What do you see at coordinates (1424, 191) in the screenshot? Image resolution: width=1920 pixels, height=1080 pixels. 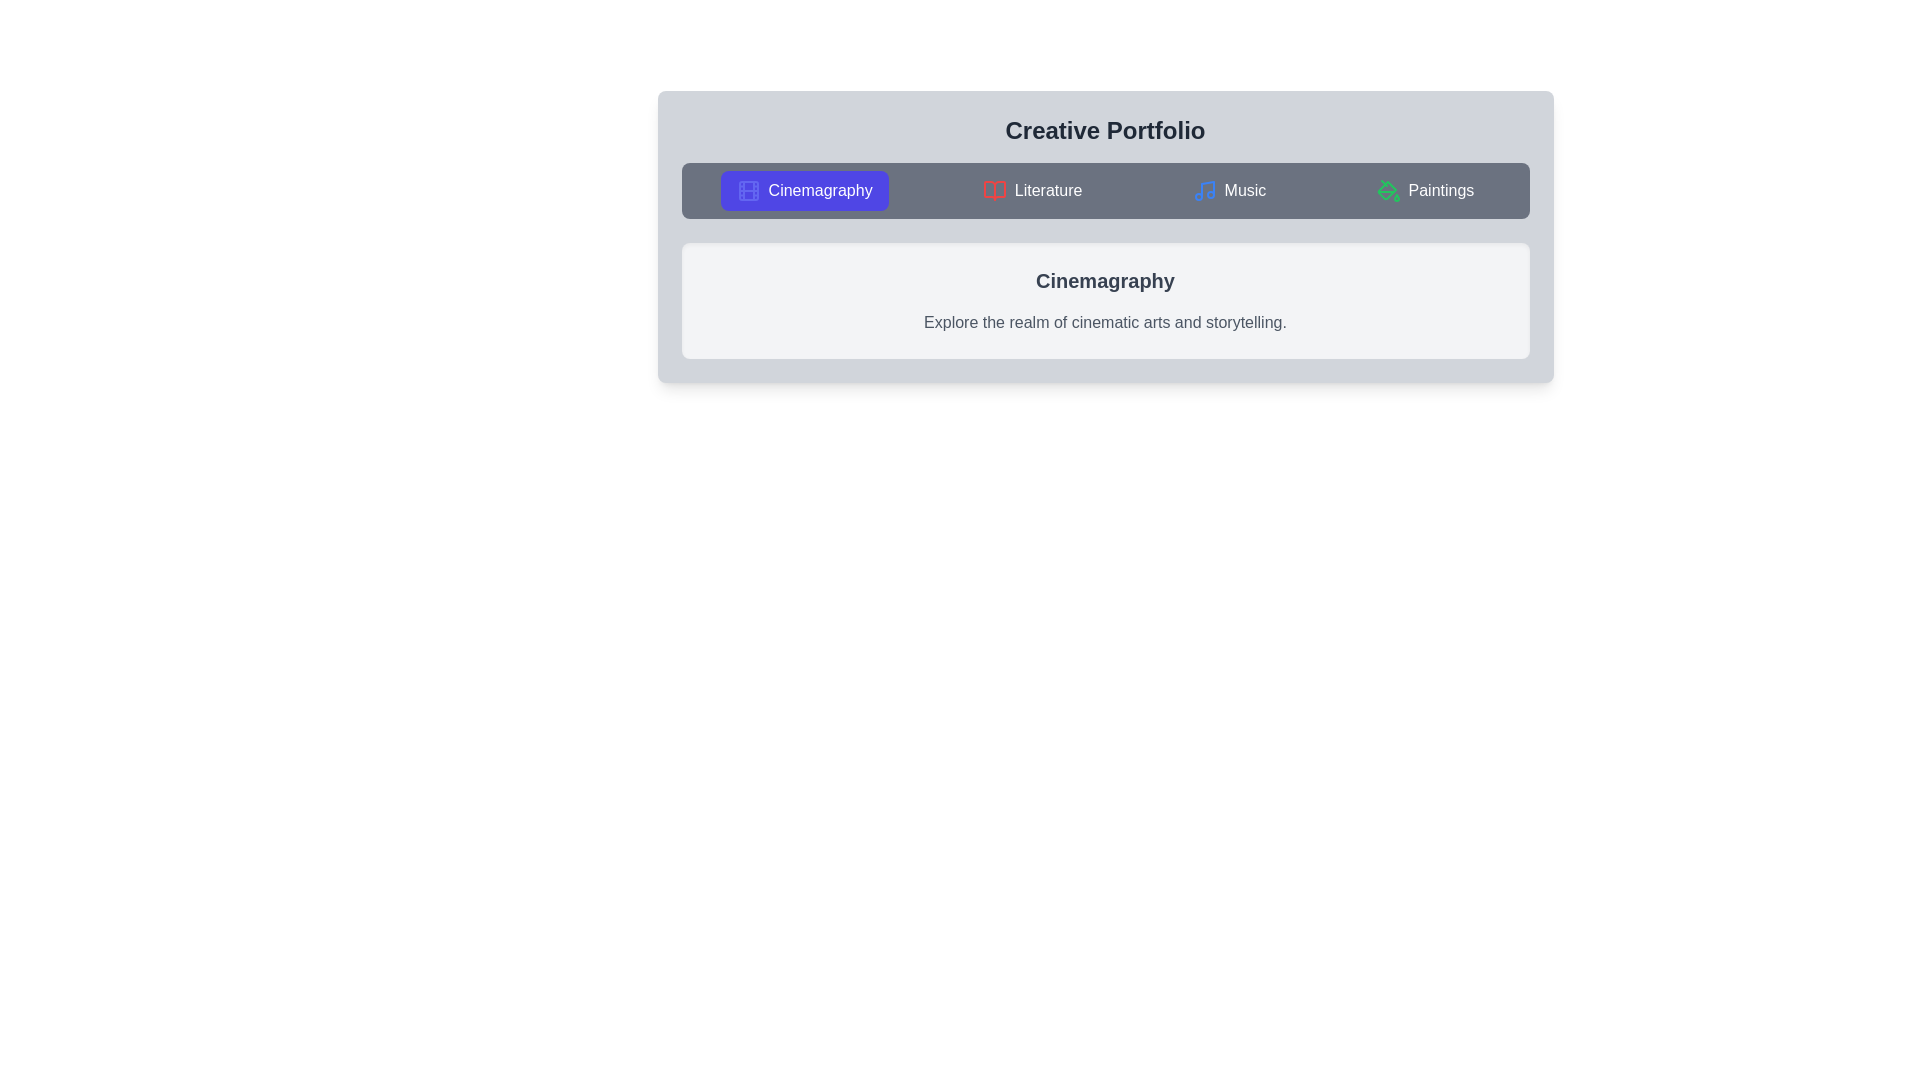 I see `the tab labeled Paintings and observe its content` at bounding box center [1424, 191].